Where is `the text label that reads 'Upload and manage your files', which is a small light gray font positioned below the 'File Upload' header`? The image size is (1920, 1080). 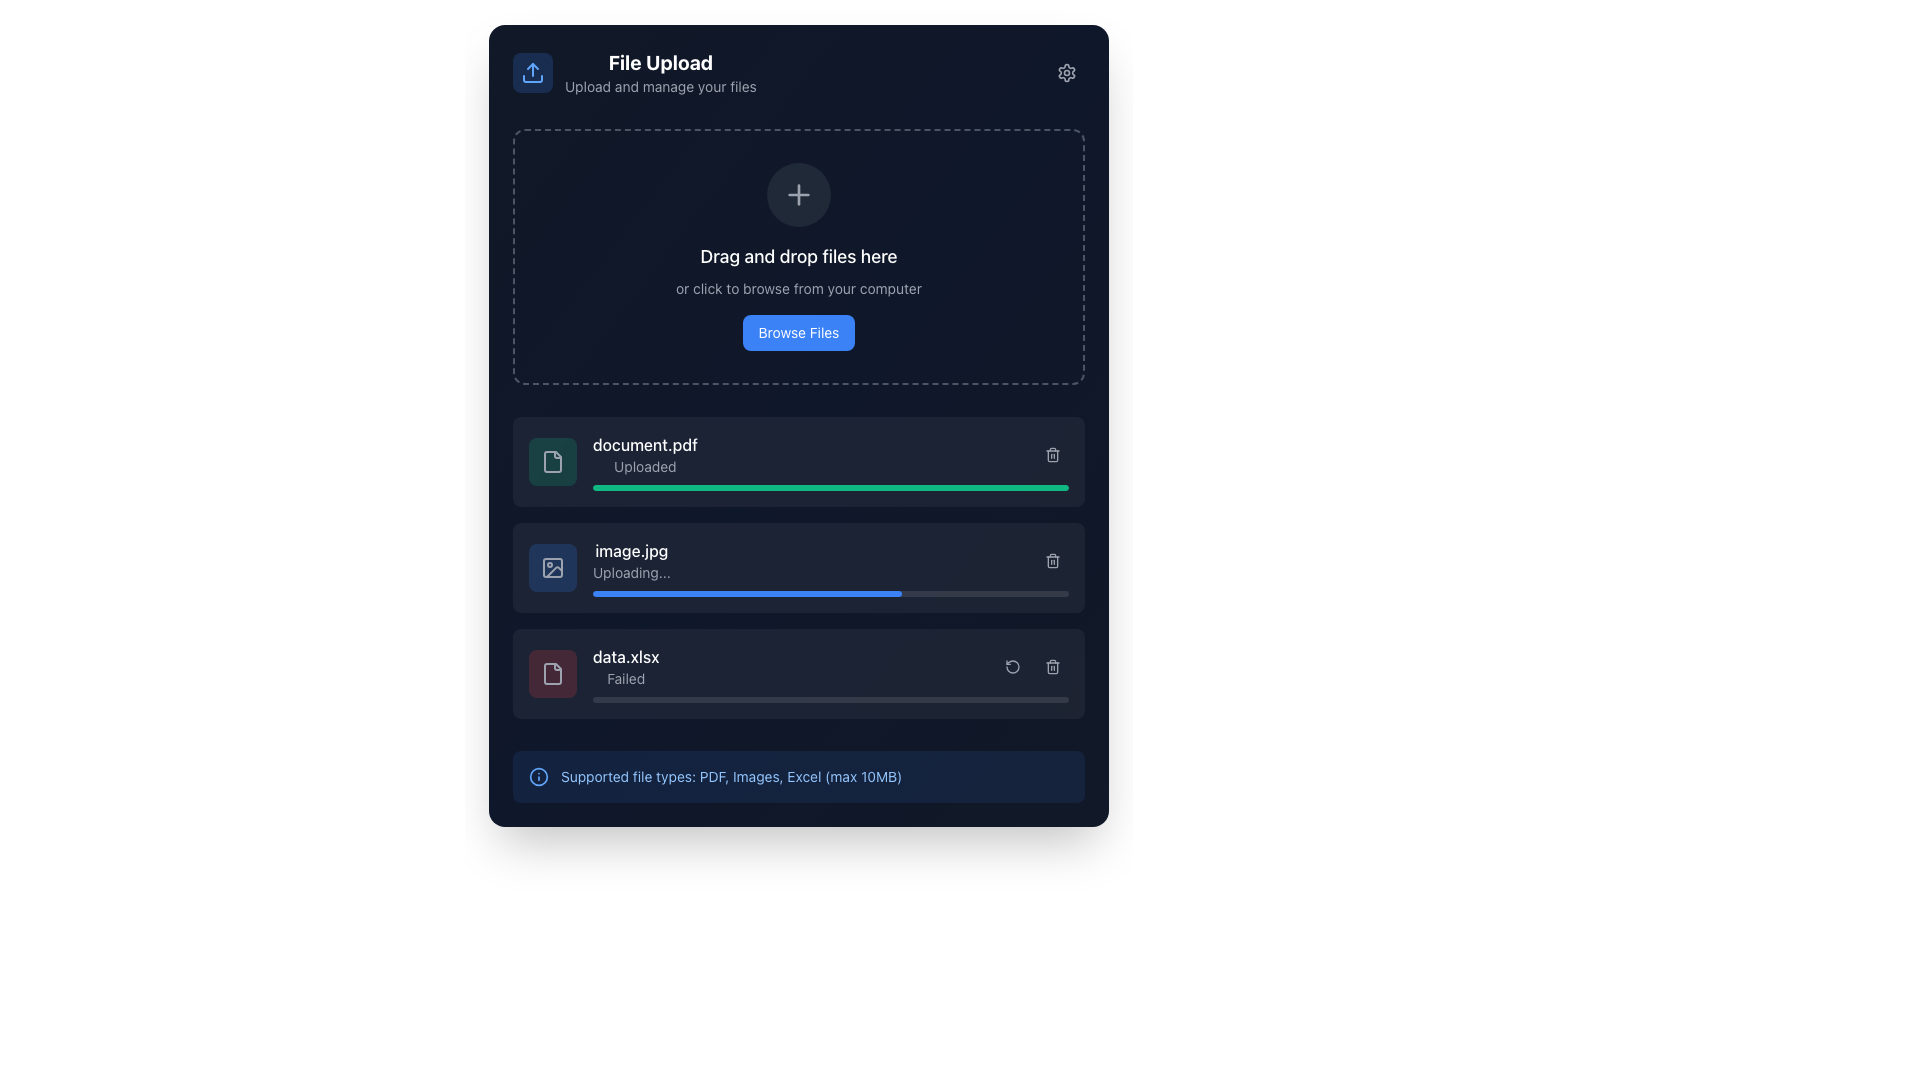 the text label that reads 'Upload and manage your files', which is a small light gray font positioned below the 'File Upload' header is located at coordinates (660, 86).